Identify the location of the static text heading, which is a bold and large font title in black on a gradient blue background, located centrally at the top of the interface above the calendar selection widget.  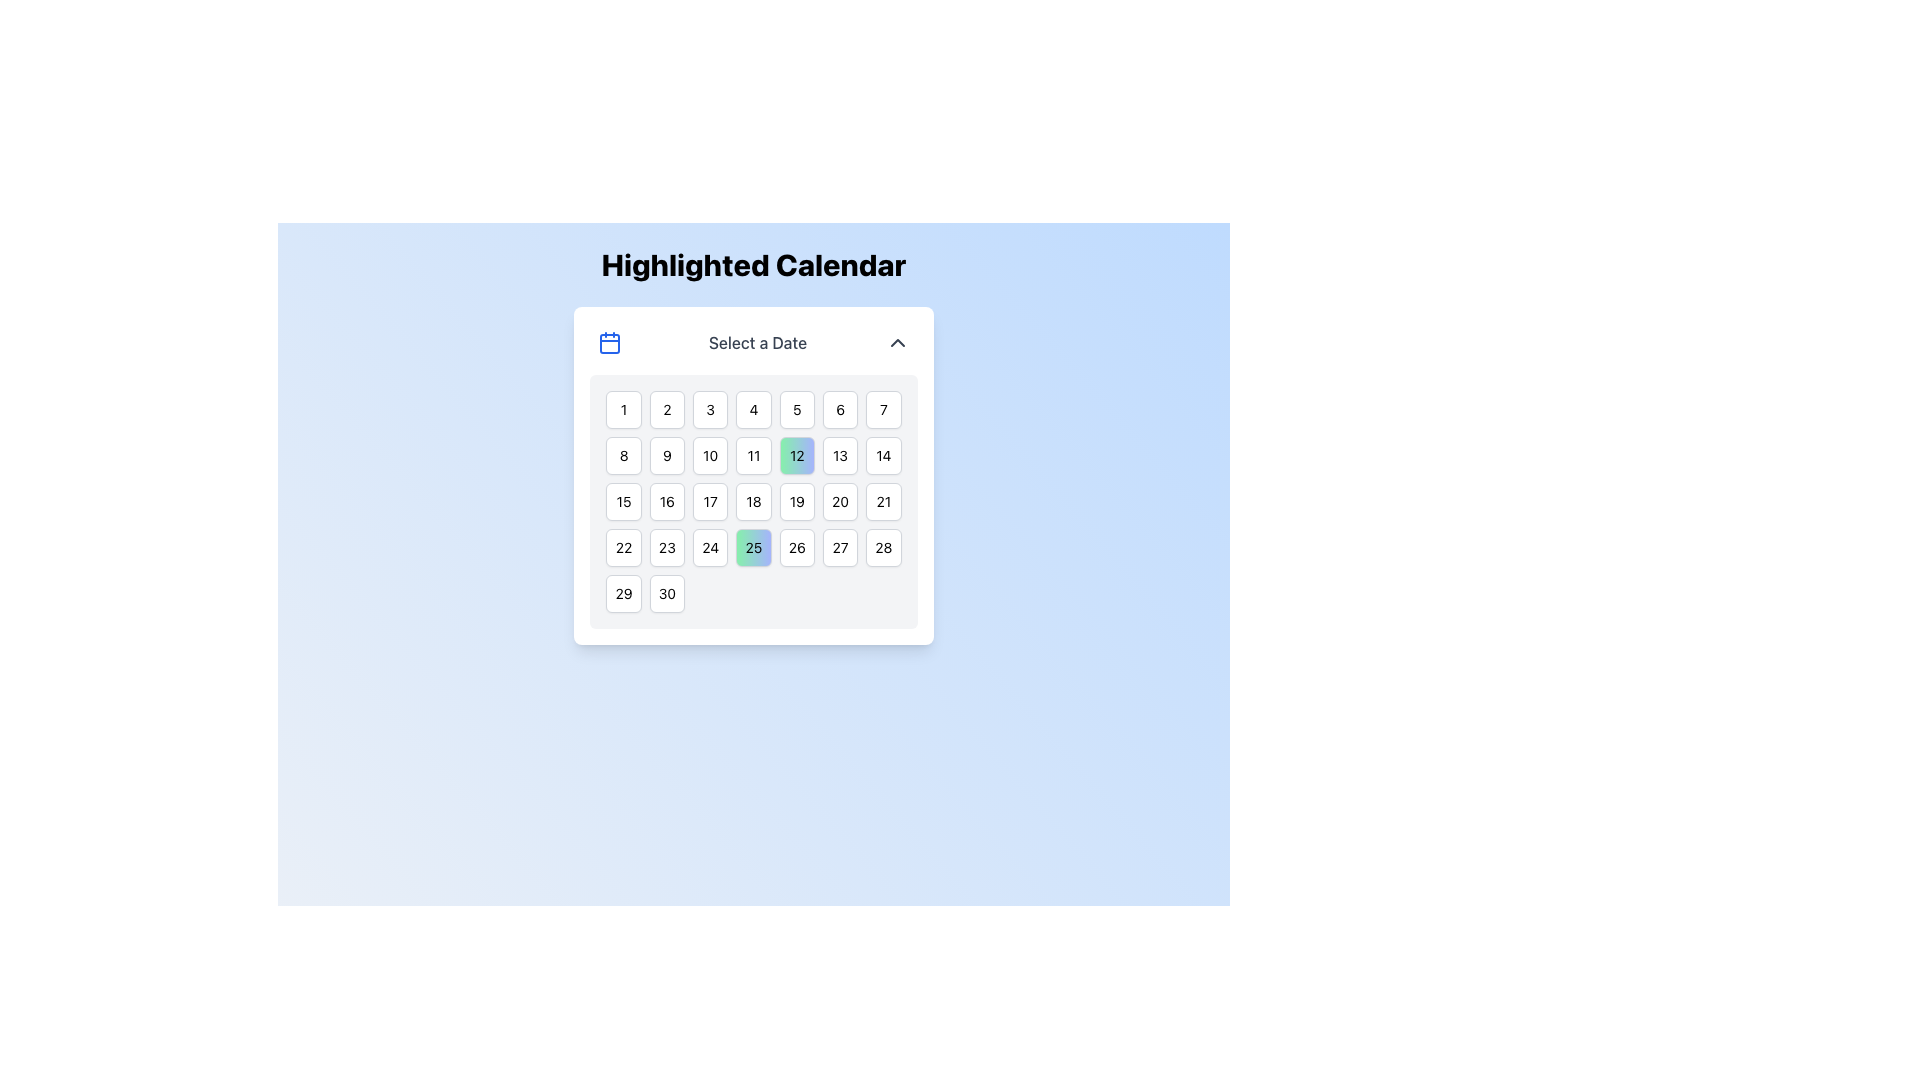
(752, 264).